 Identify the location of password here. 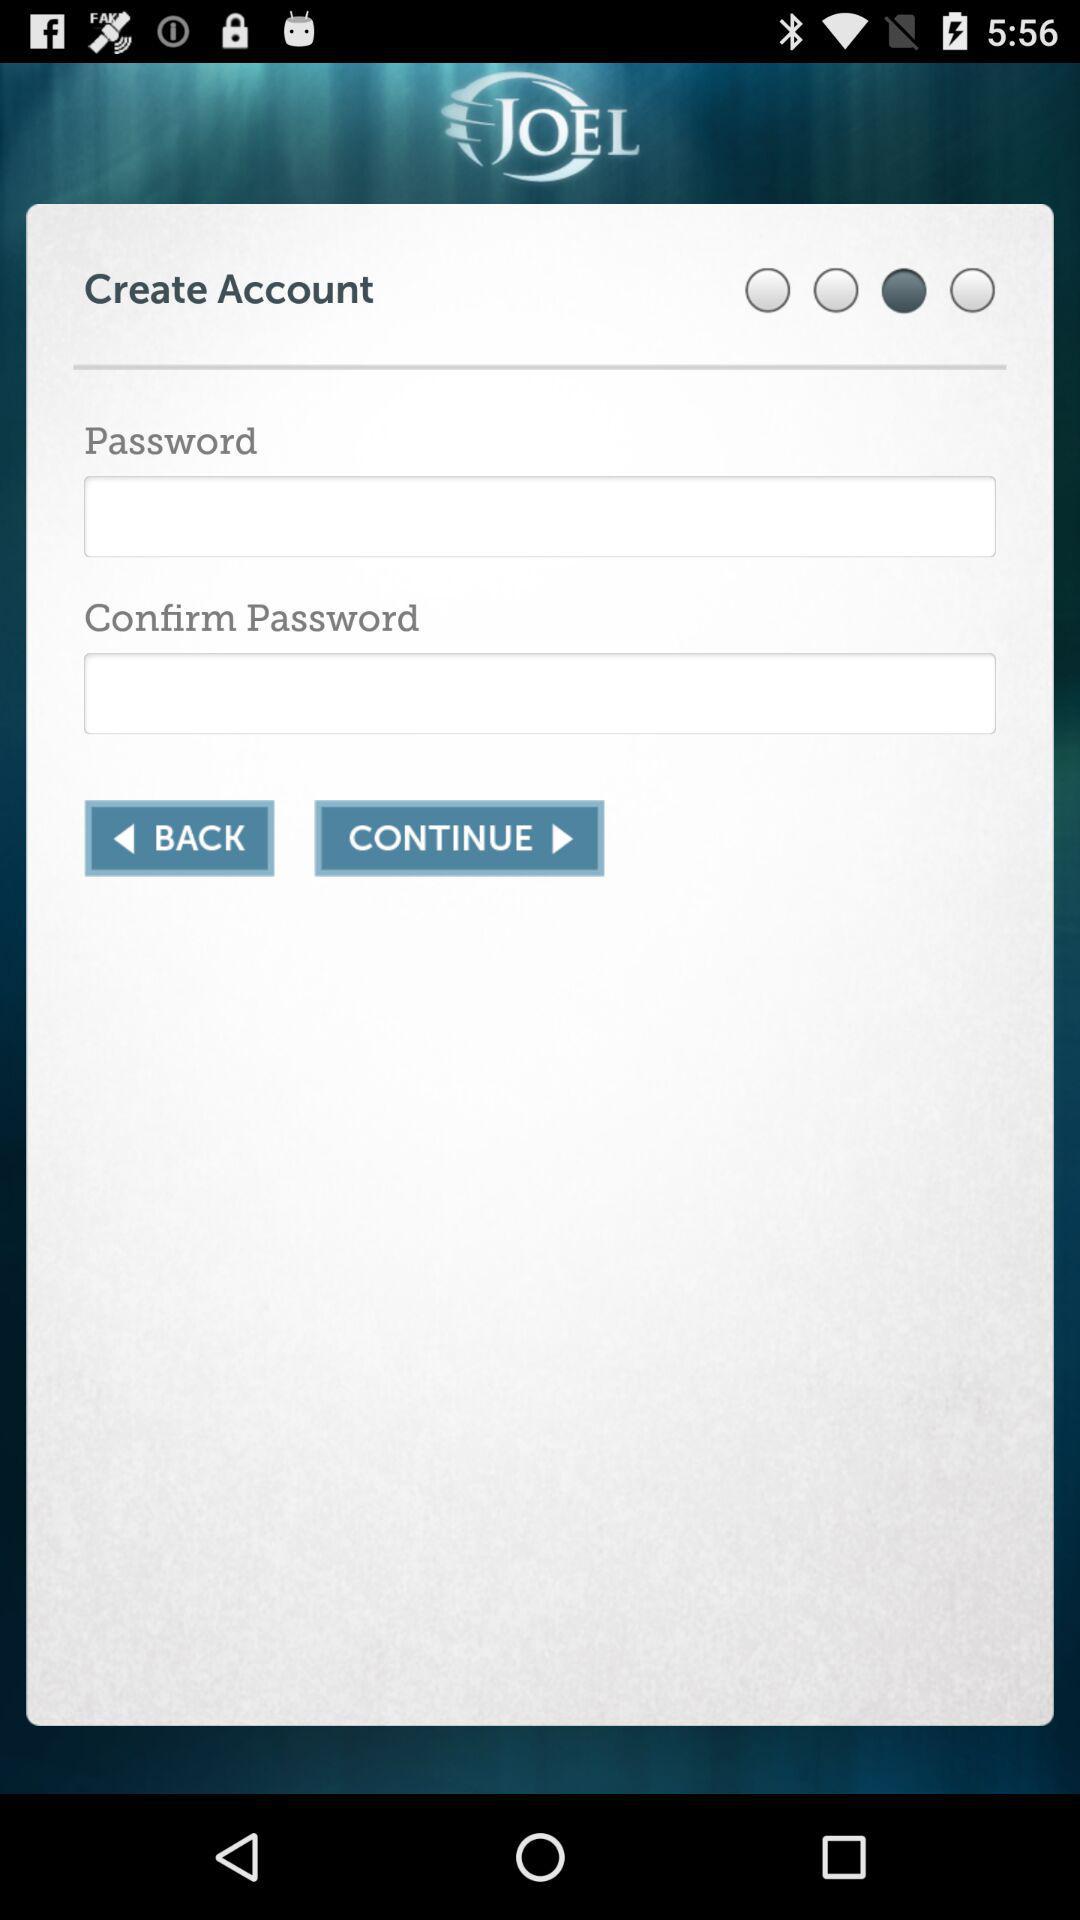
(540, 516).